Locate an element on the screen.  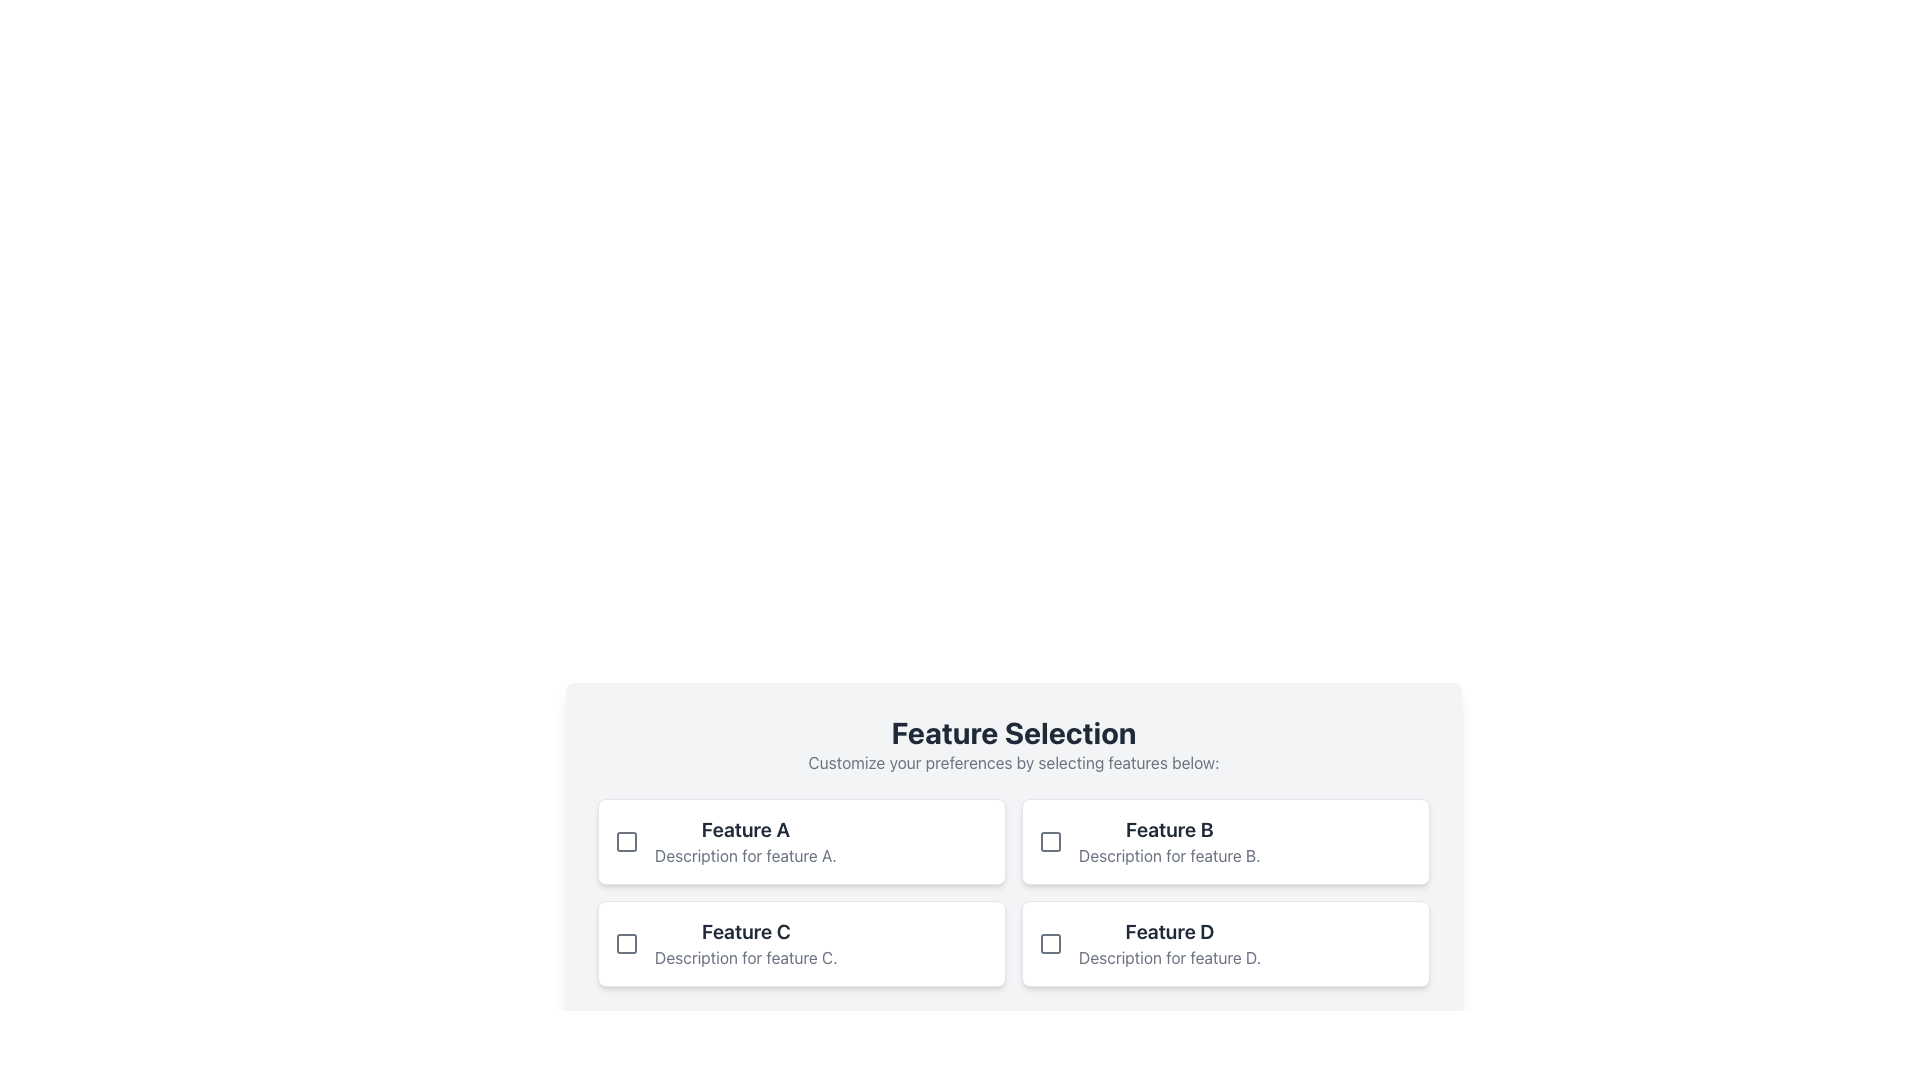
the interactive checkbox for the 'Feature C' option is located at coordinates (626, 944).